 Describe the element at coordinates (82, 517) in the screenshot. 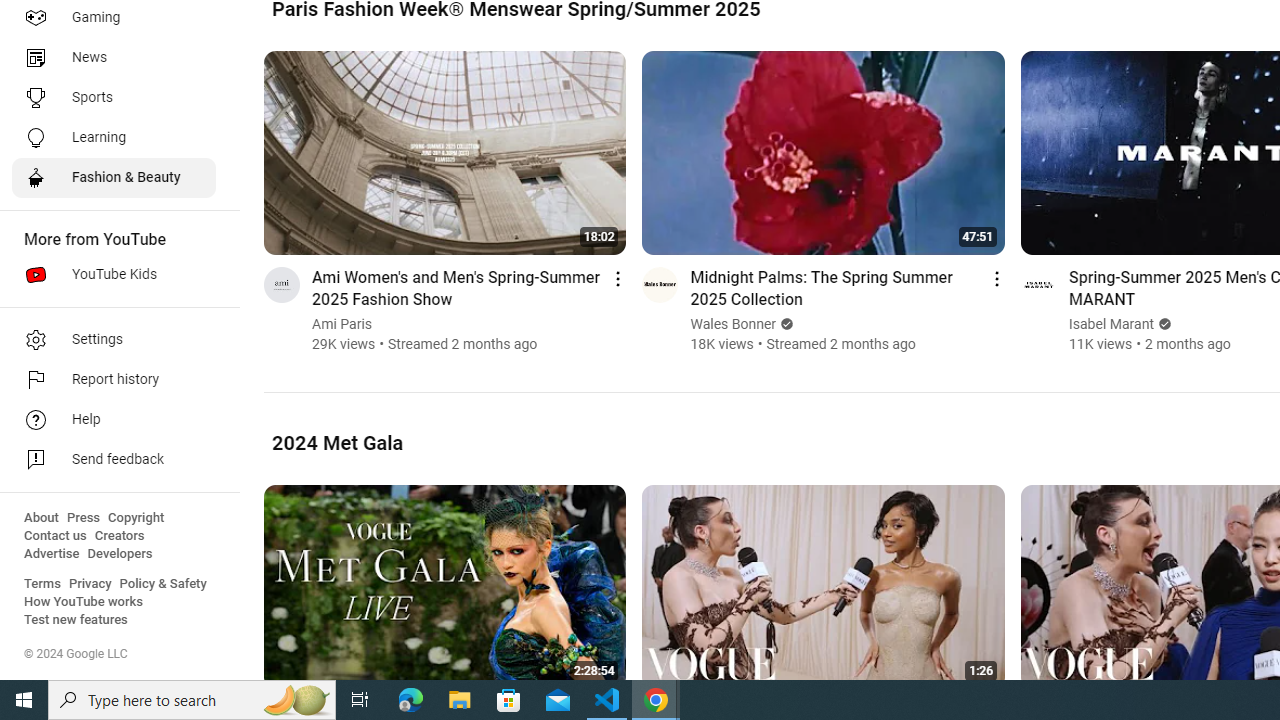

I see `'Press'` at that location.